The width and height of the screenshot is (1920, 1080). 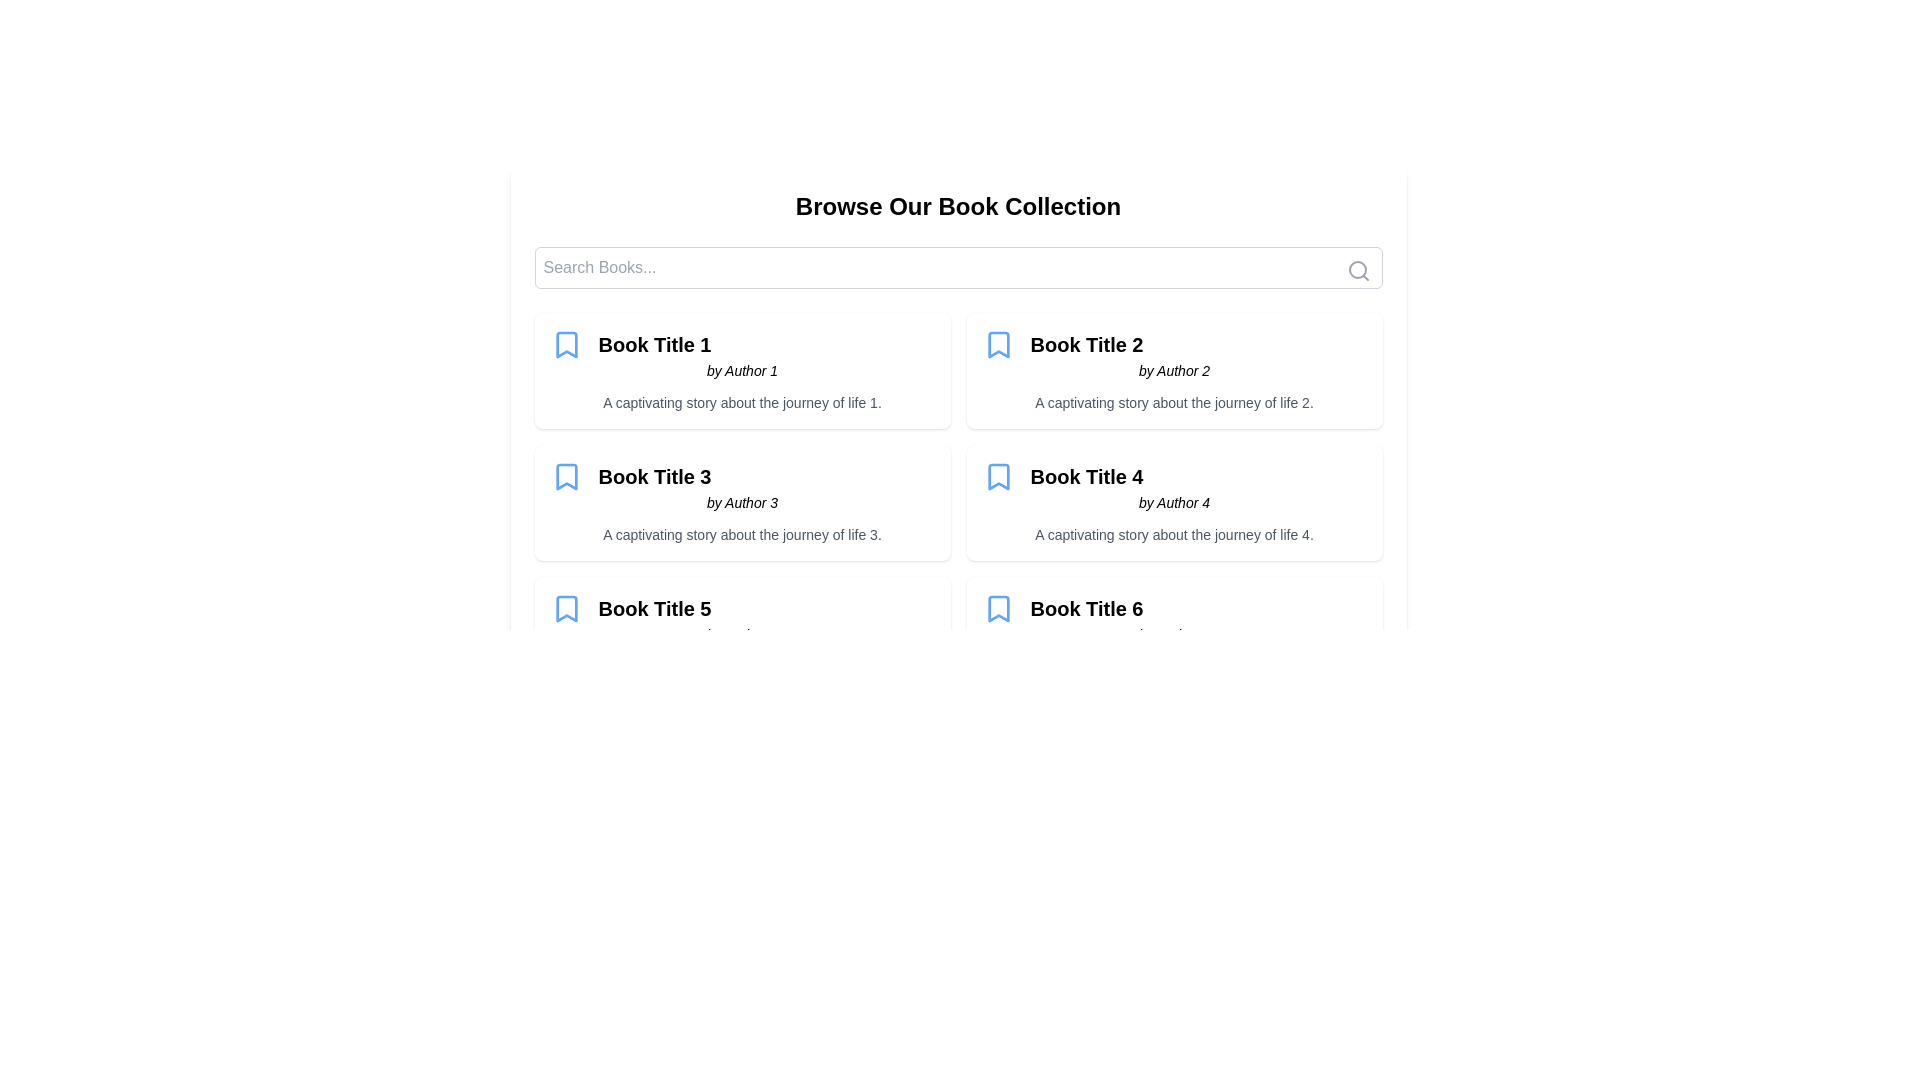 What do you see at coordinates (1085, 343) in the screenshot?
I see `text label displaying the book title 'Book Title 2', which is located in the top row of the structured grid layout, centered in the rightmost column` at bounding box center [1085, 343].